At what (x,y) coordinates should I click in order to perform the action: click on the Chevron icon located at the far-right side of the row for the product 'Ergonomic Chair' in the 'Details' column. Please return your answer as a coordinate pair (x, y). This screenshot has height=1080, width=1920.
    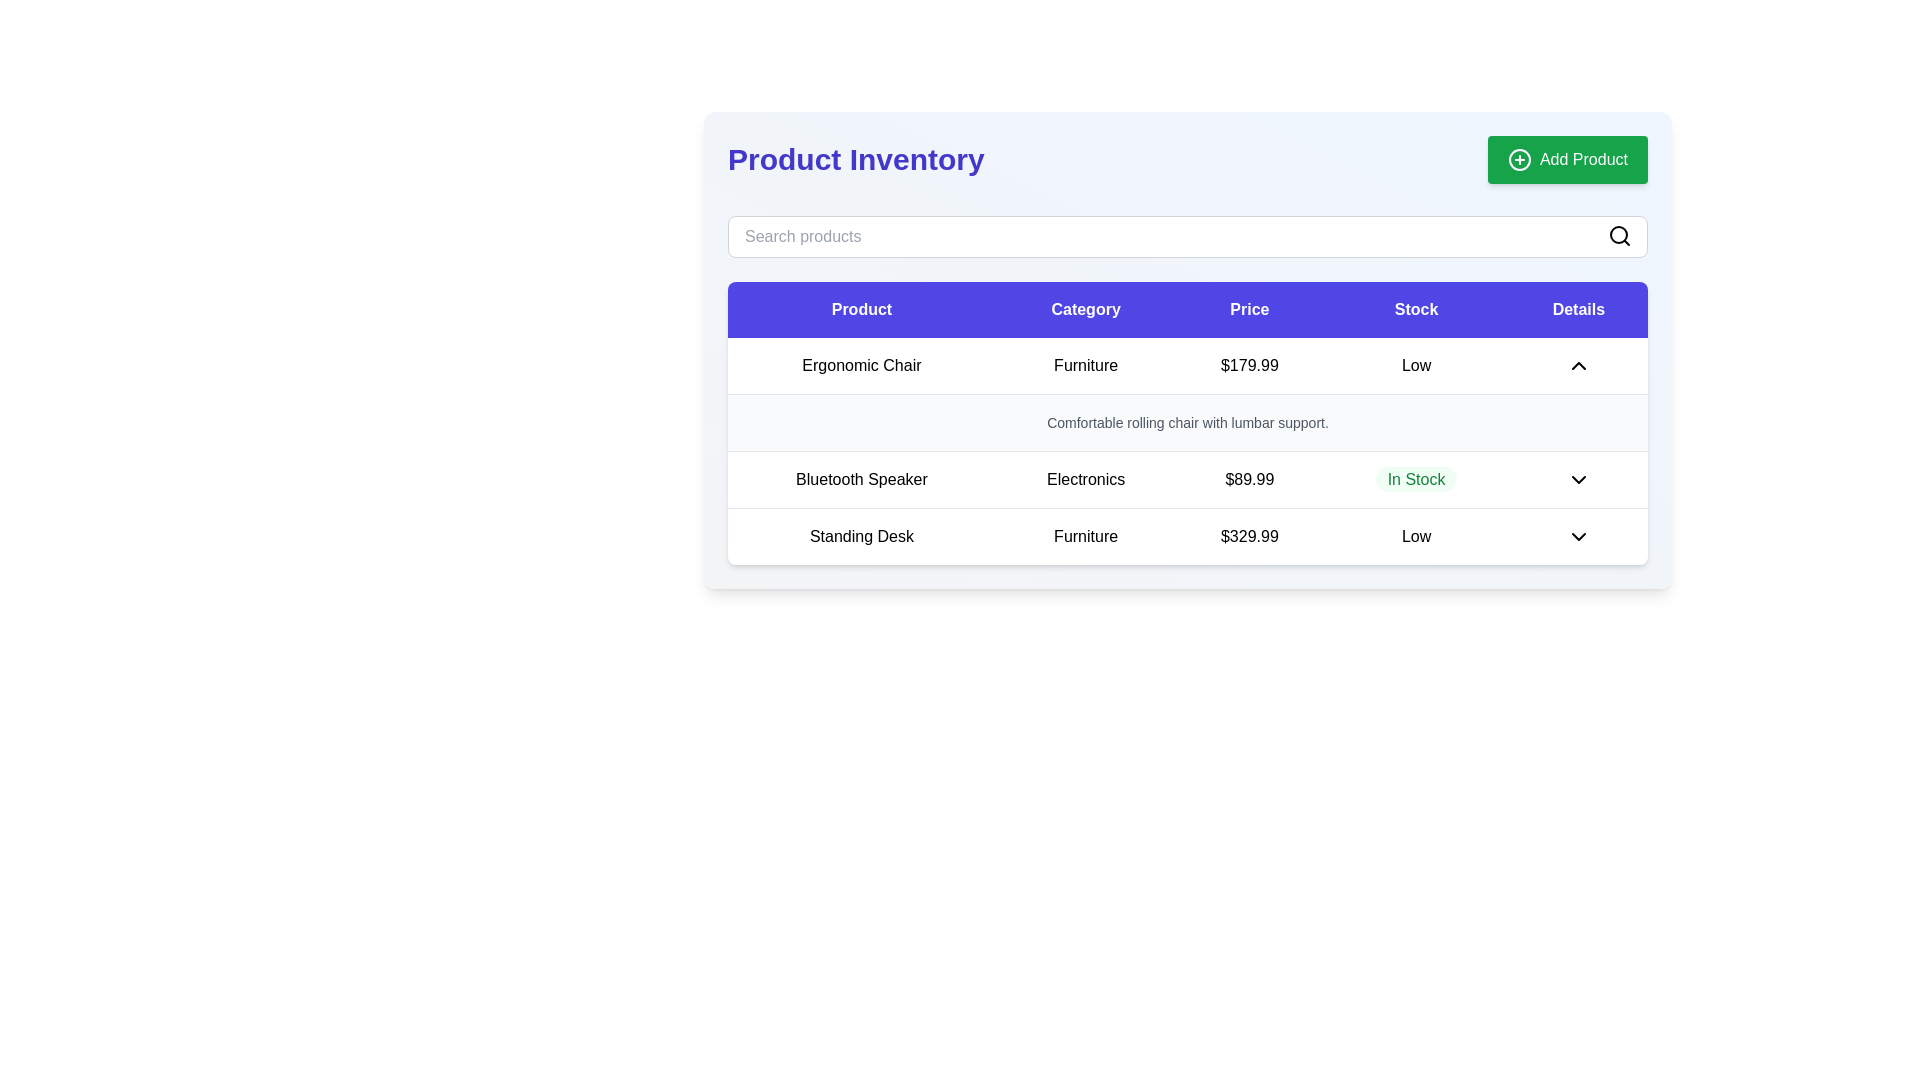
    Looking at the image, I should click on (1577, 366).